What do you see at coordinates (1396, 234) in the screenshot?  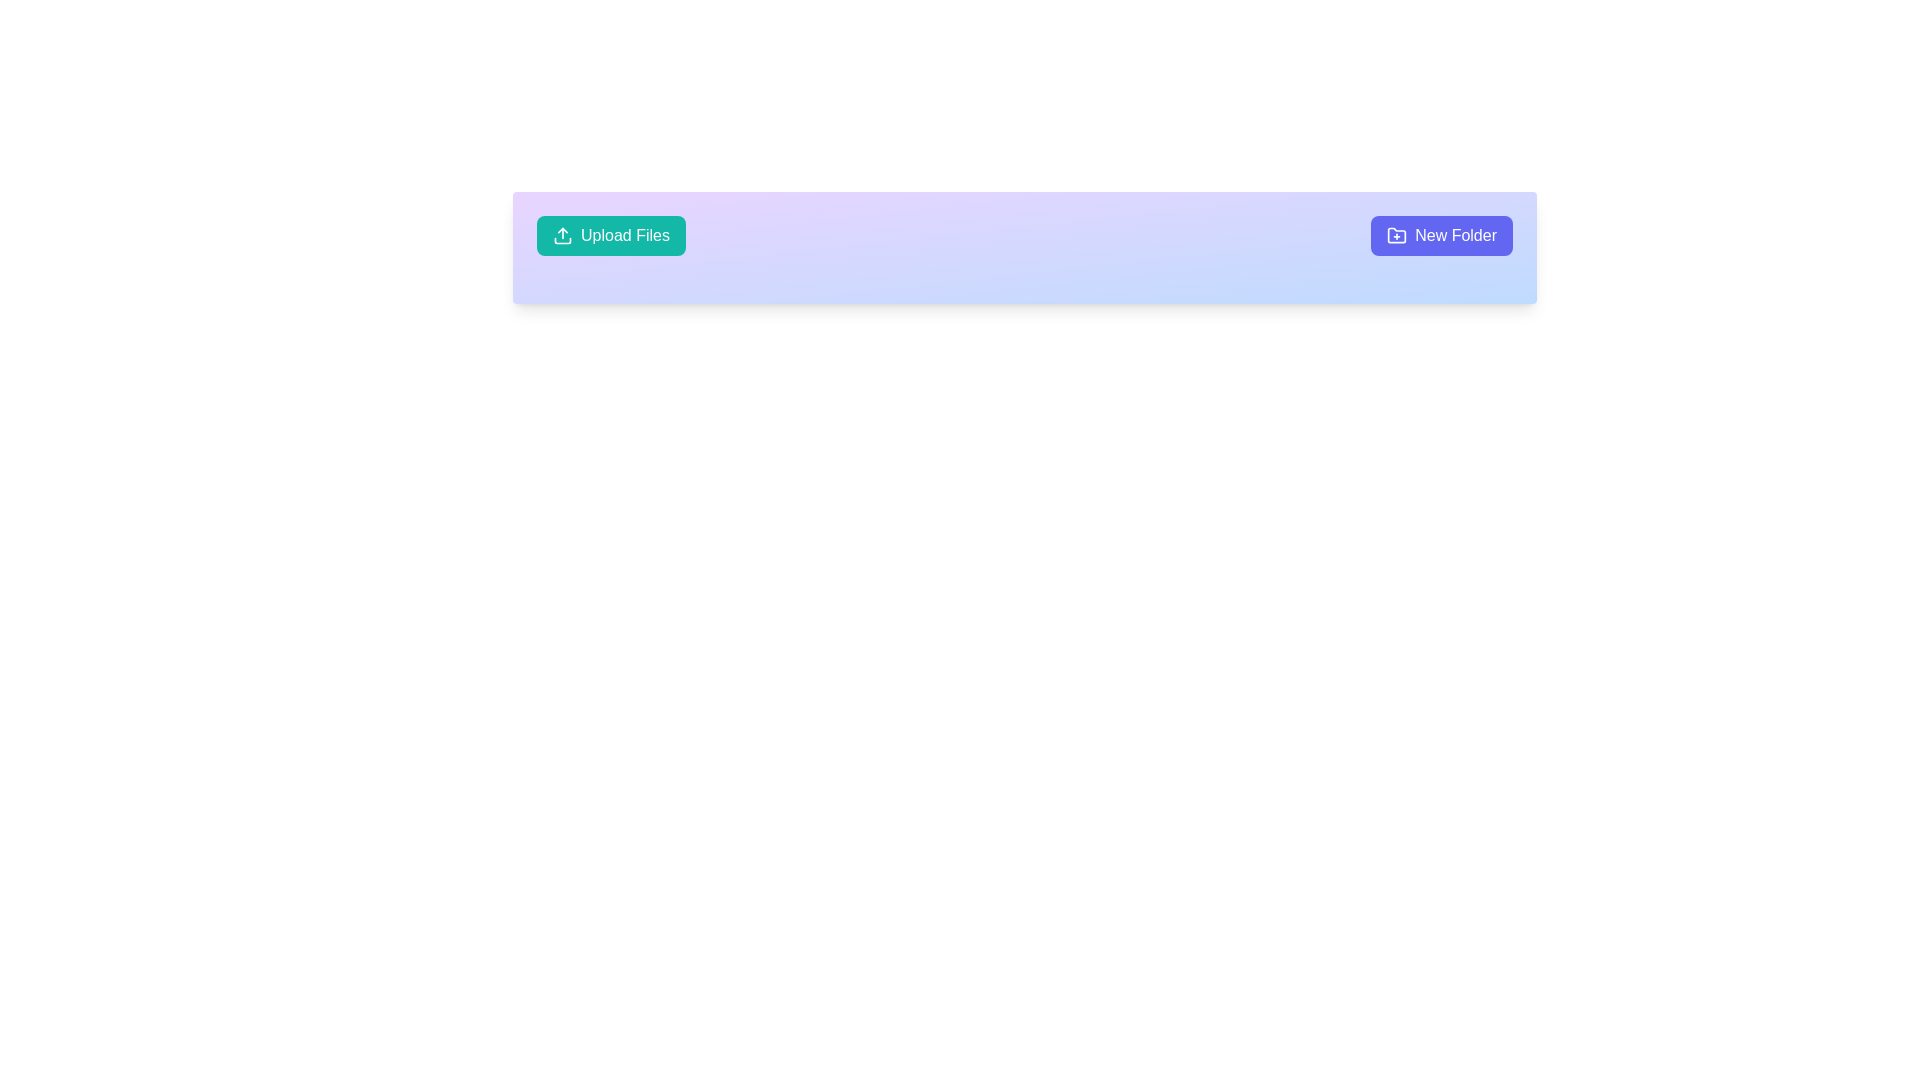 I see `the icon embedded within the 'New Folder' button to create or add a new folder` at bounding box center [1396, 234].